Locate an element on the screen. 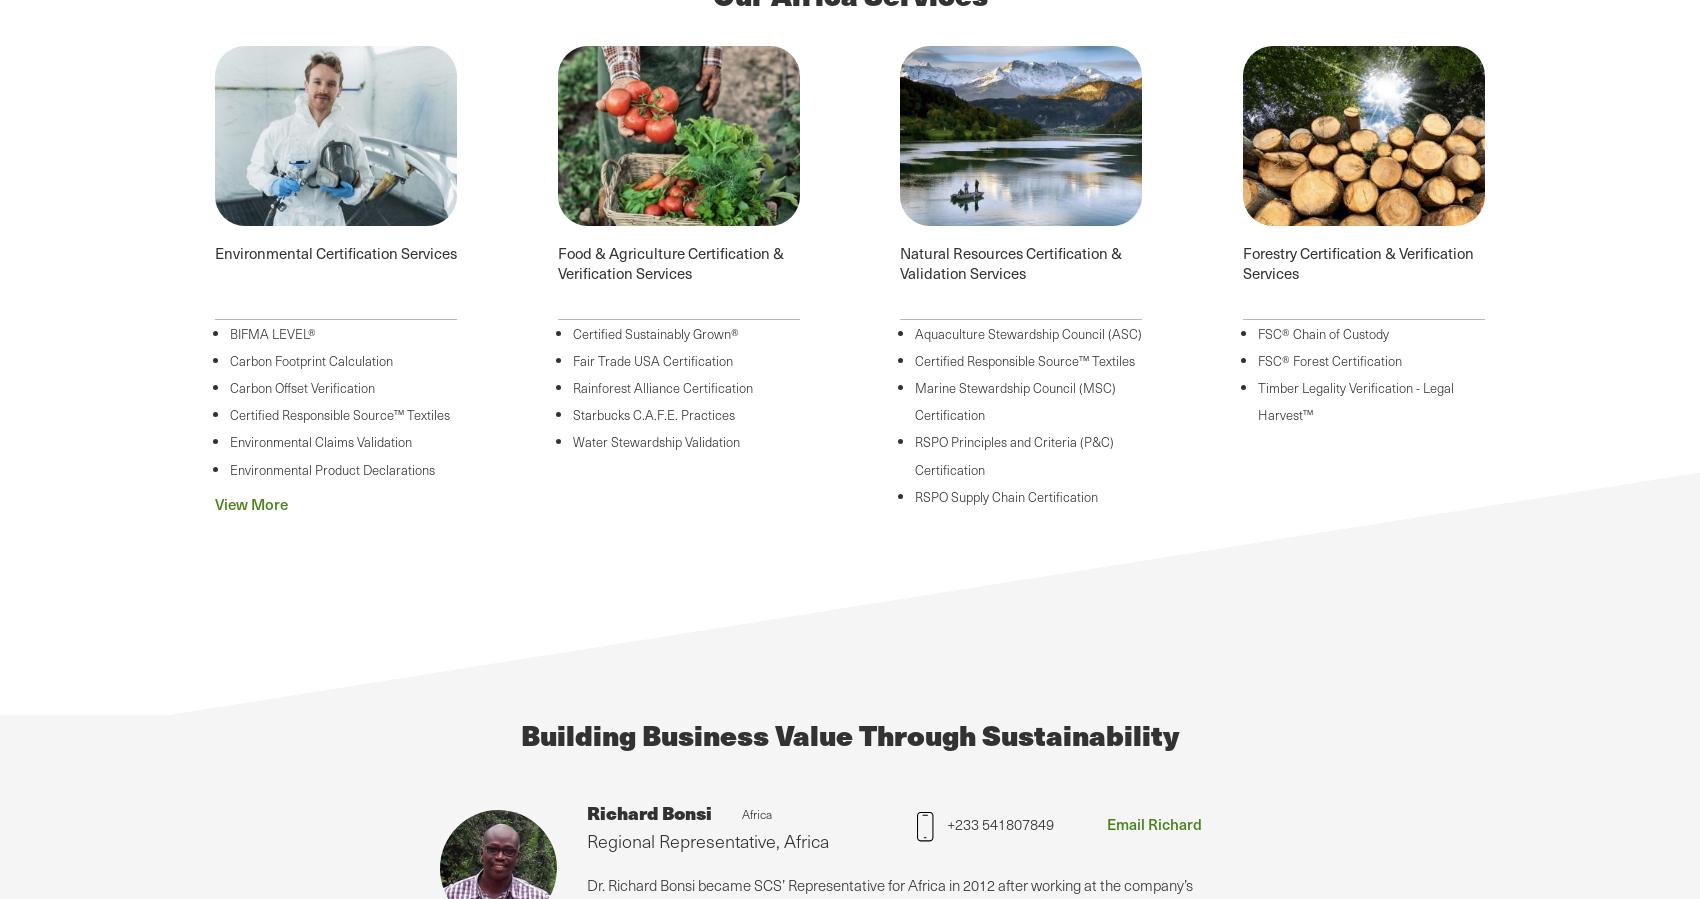 Image resolution: width=1700 pixels, height=899 pixels. 'Water Stewardship Validation' is located at coordinates (655, 440).